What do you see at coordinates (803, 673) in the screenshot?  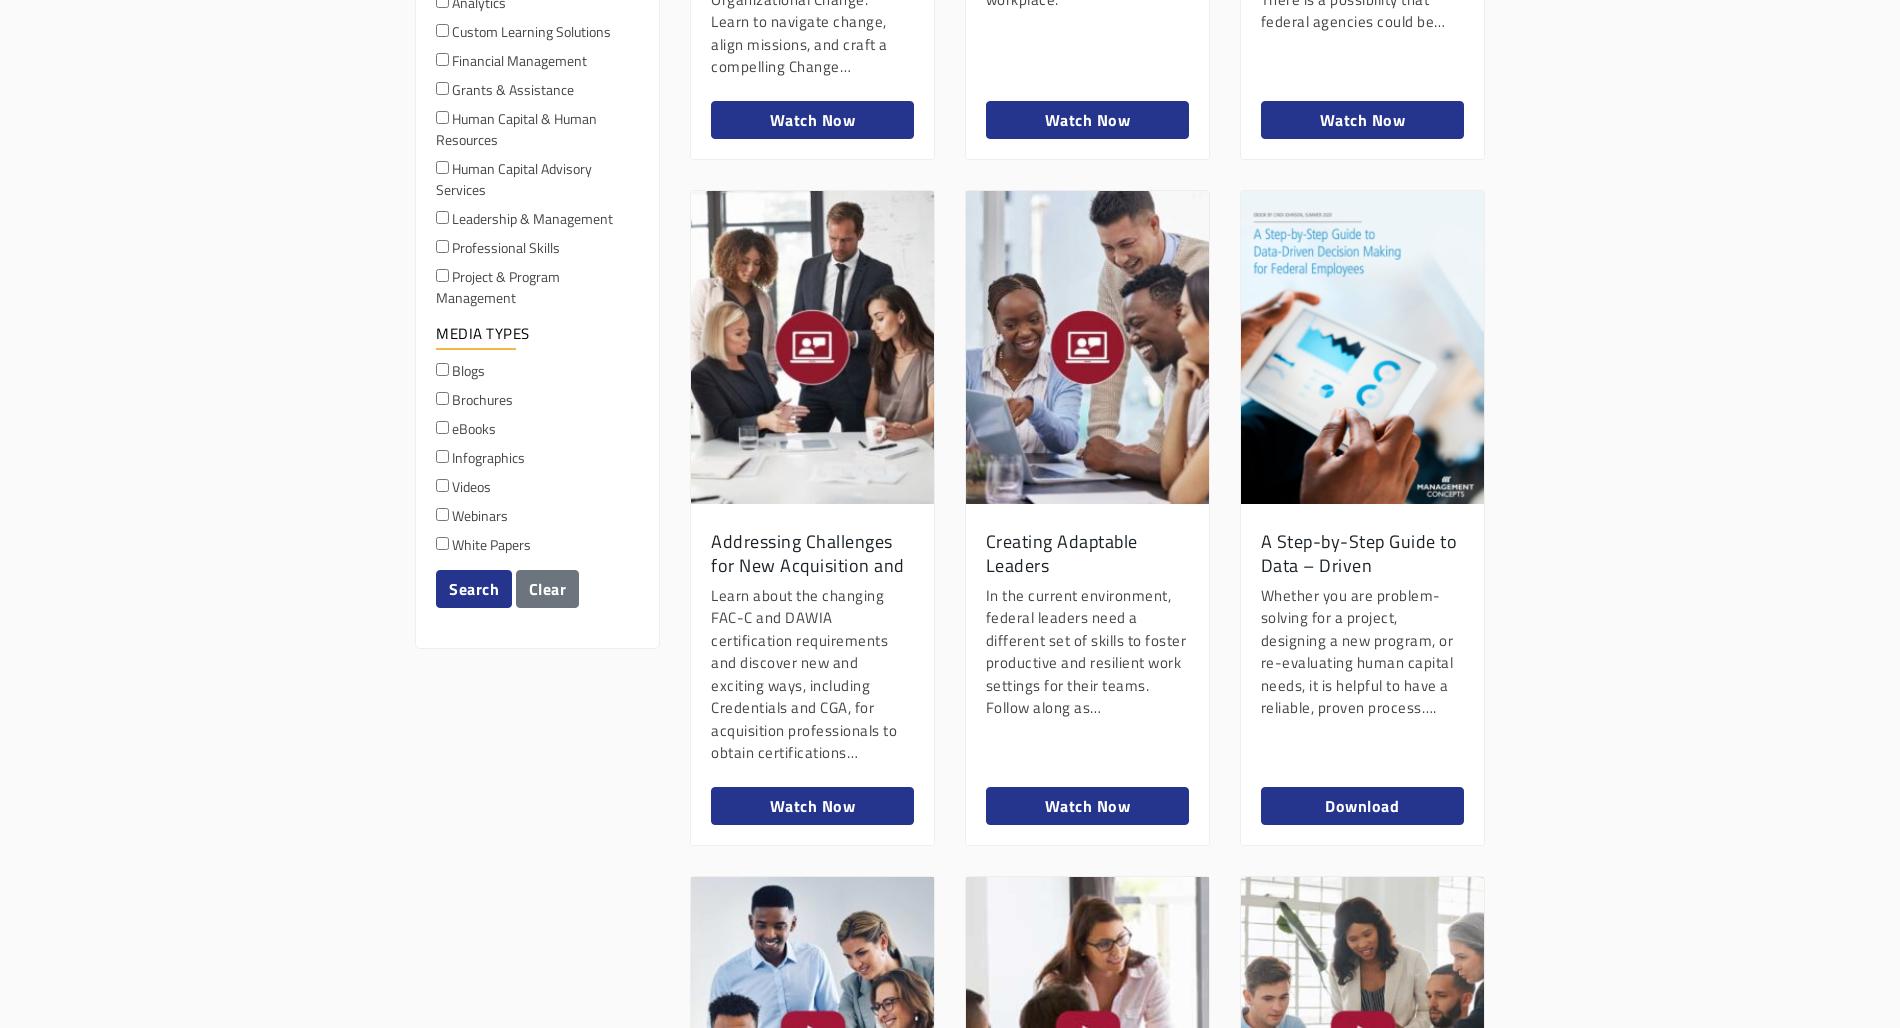 I see `'Learn about the changing FAC-C and DAWIA certification requirements and discover new and exciting ways, including Credentials and CGA, for acquisition professionals to obtain certifications…'` at bounding box center [803, 673].